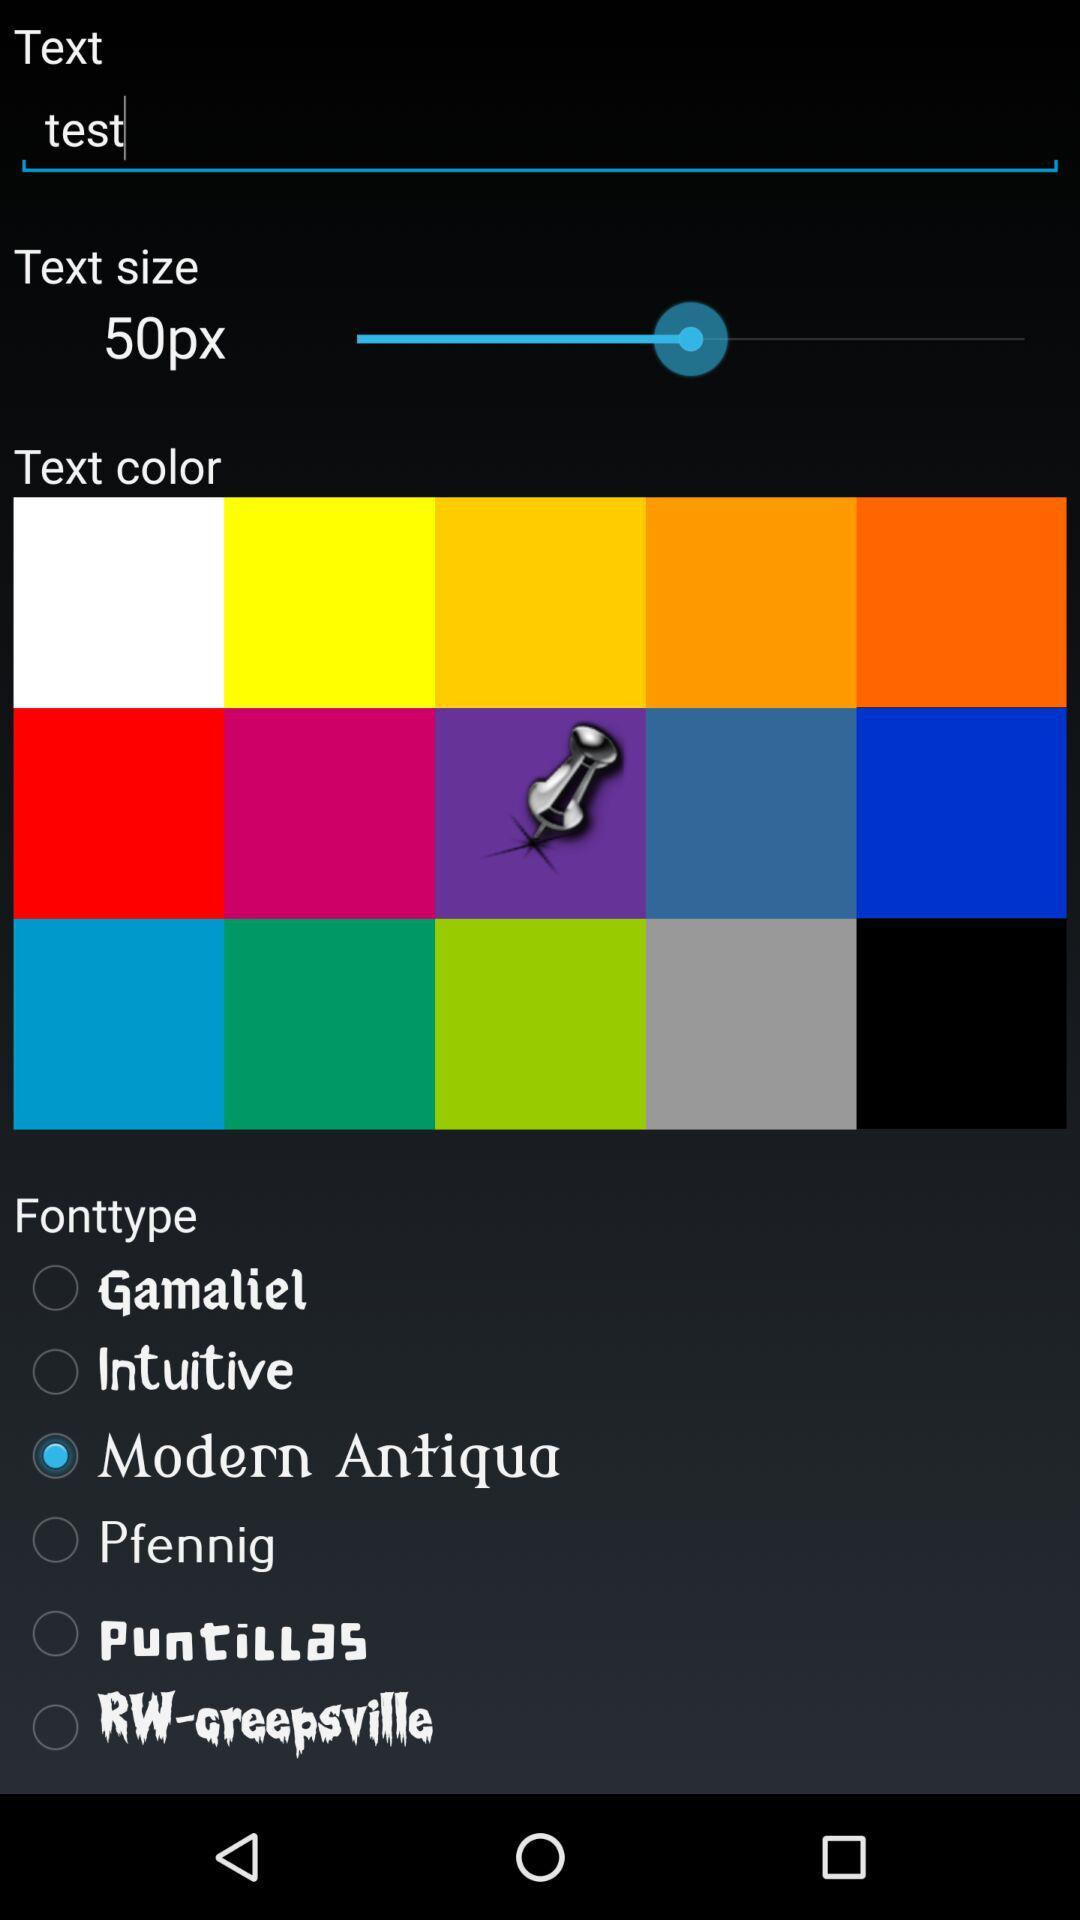 This screenshot has width=1080, height=1920. What do you see at coordinates (540, 601) in the screenshot?
I see `change text color` at bounding box center [540, 601].